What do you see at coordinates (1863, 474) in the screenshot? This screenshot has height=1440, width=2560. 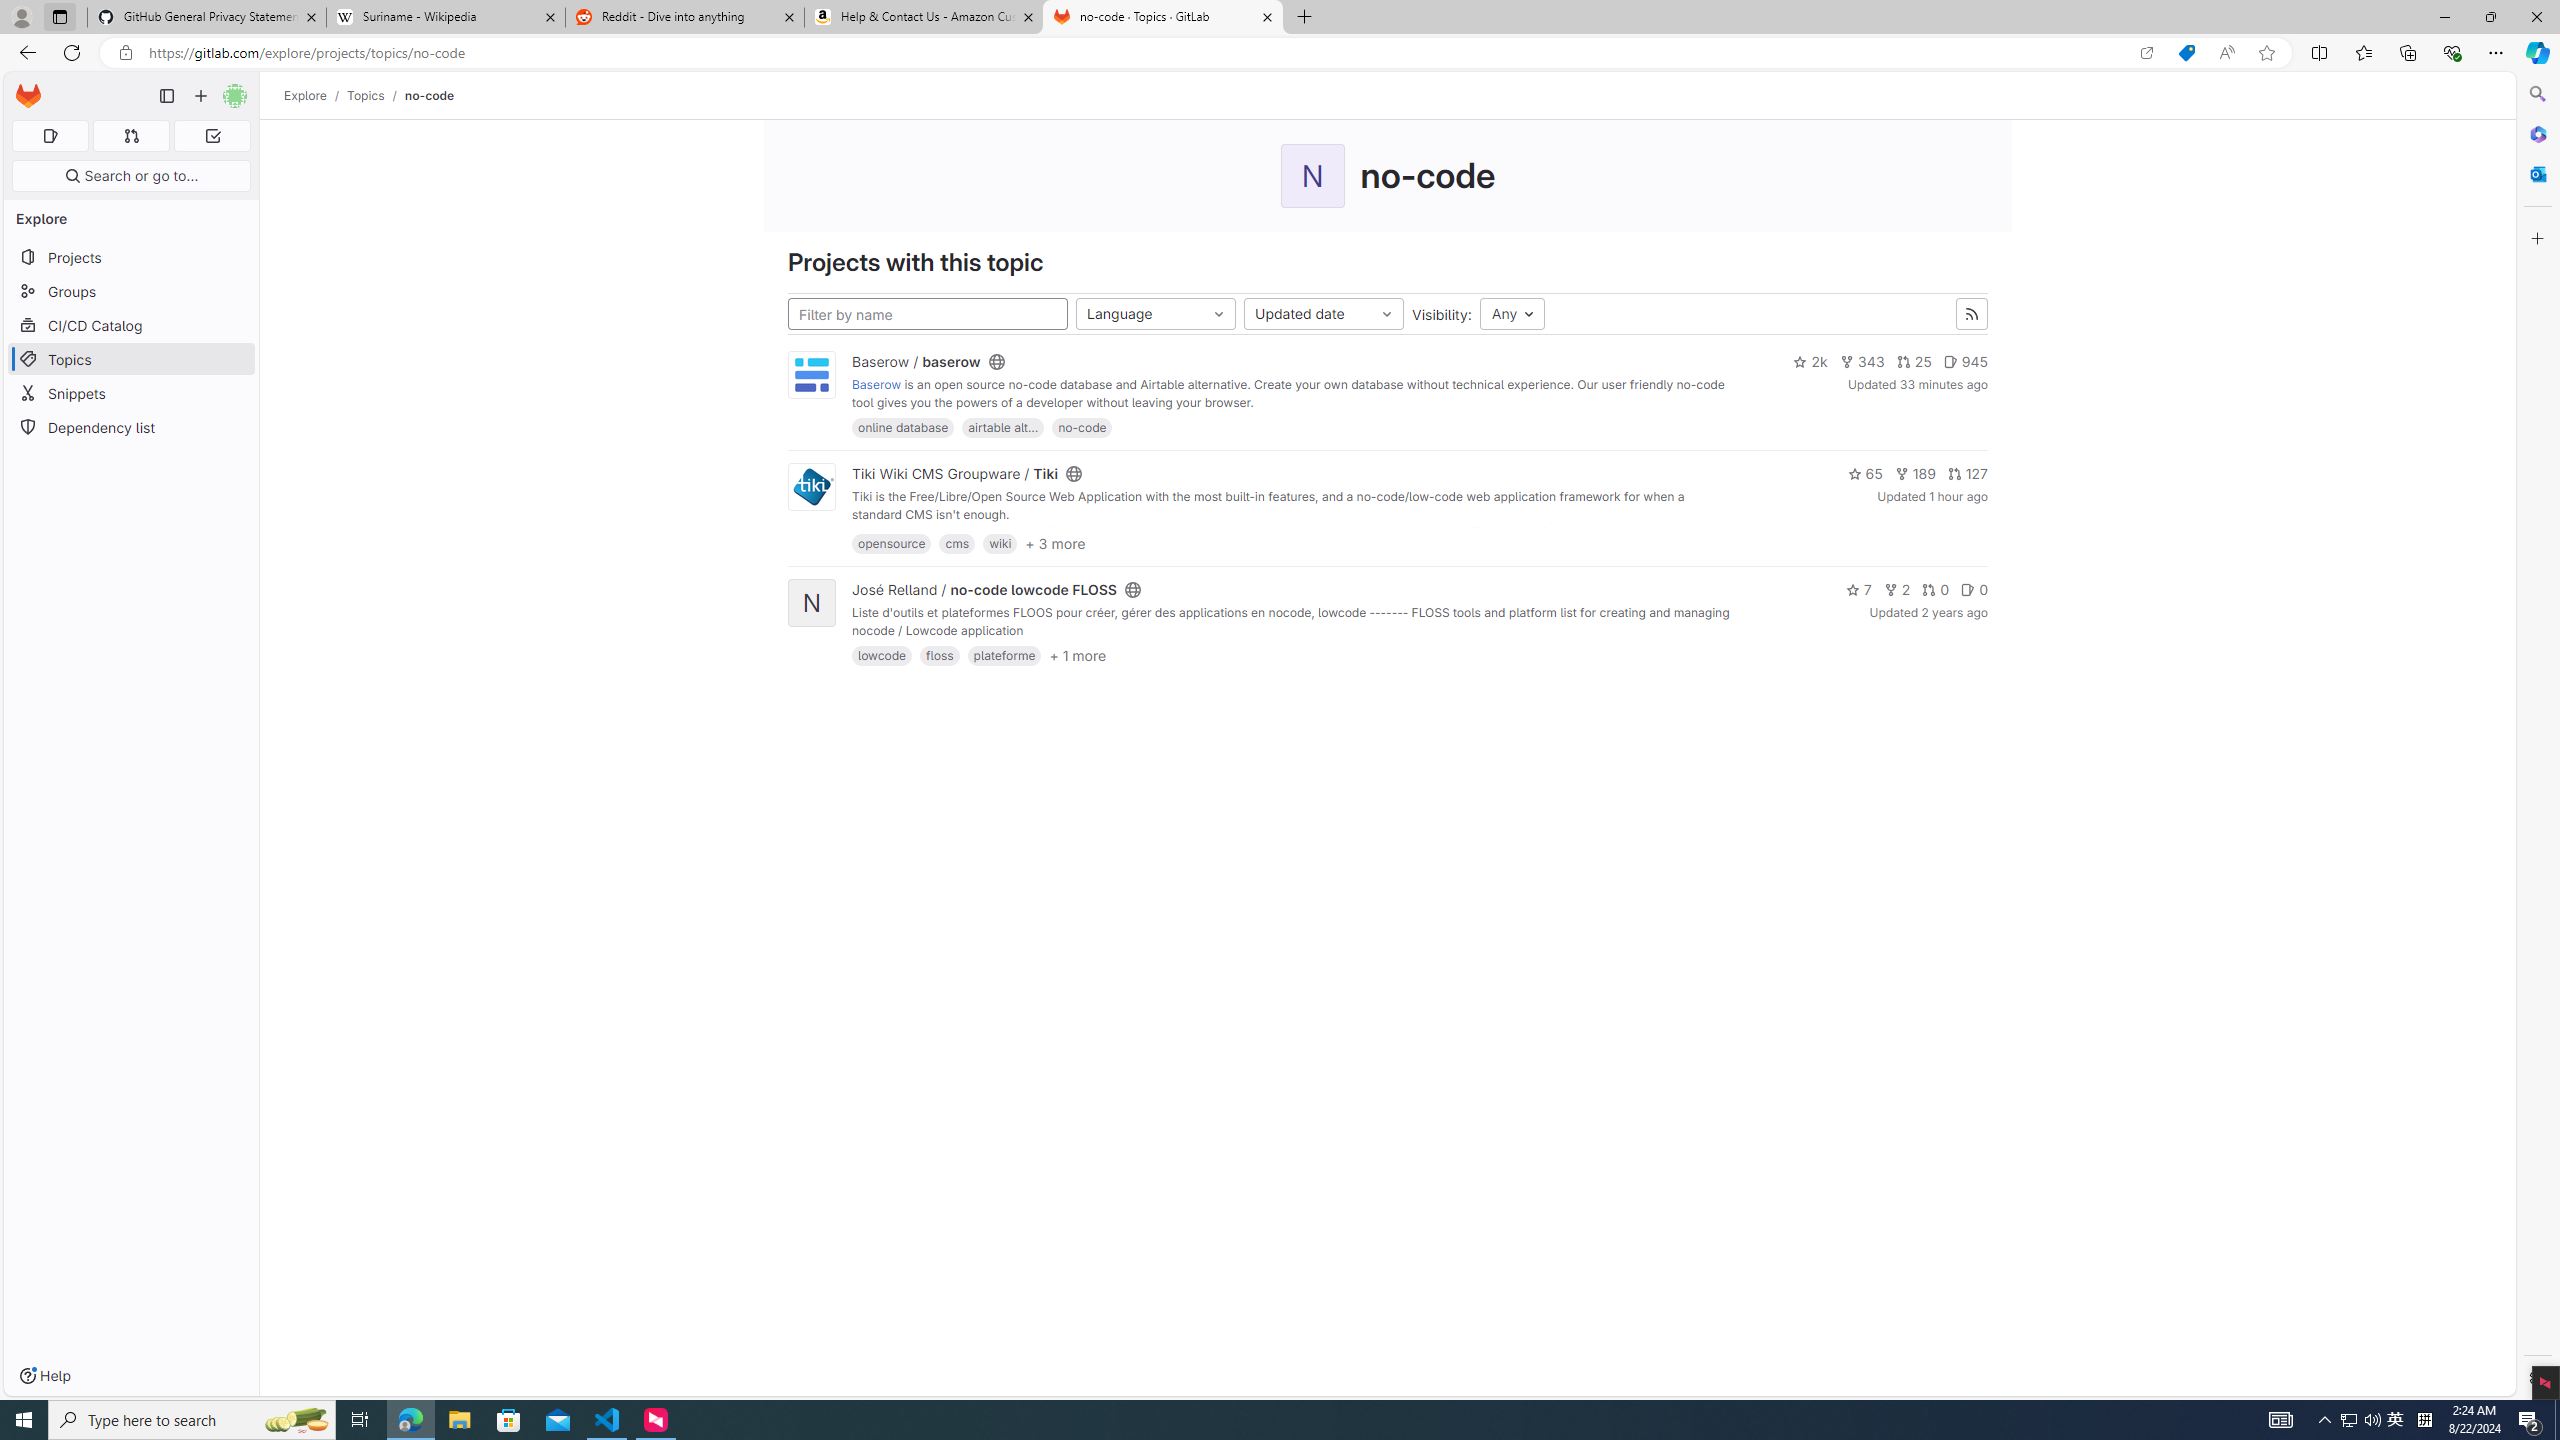 I see `'65'` at bounding box center [1863, 474].